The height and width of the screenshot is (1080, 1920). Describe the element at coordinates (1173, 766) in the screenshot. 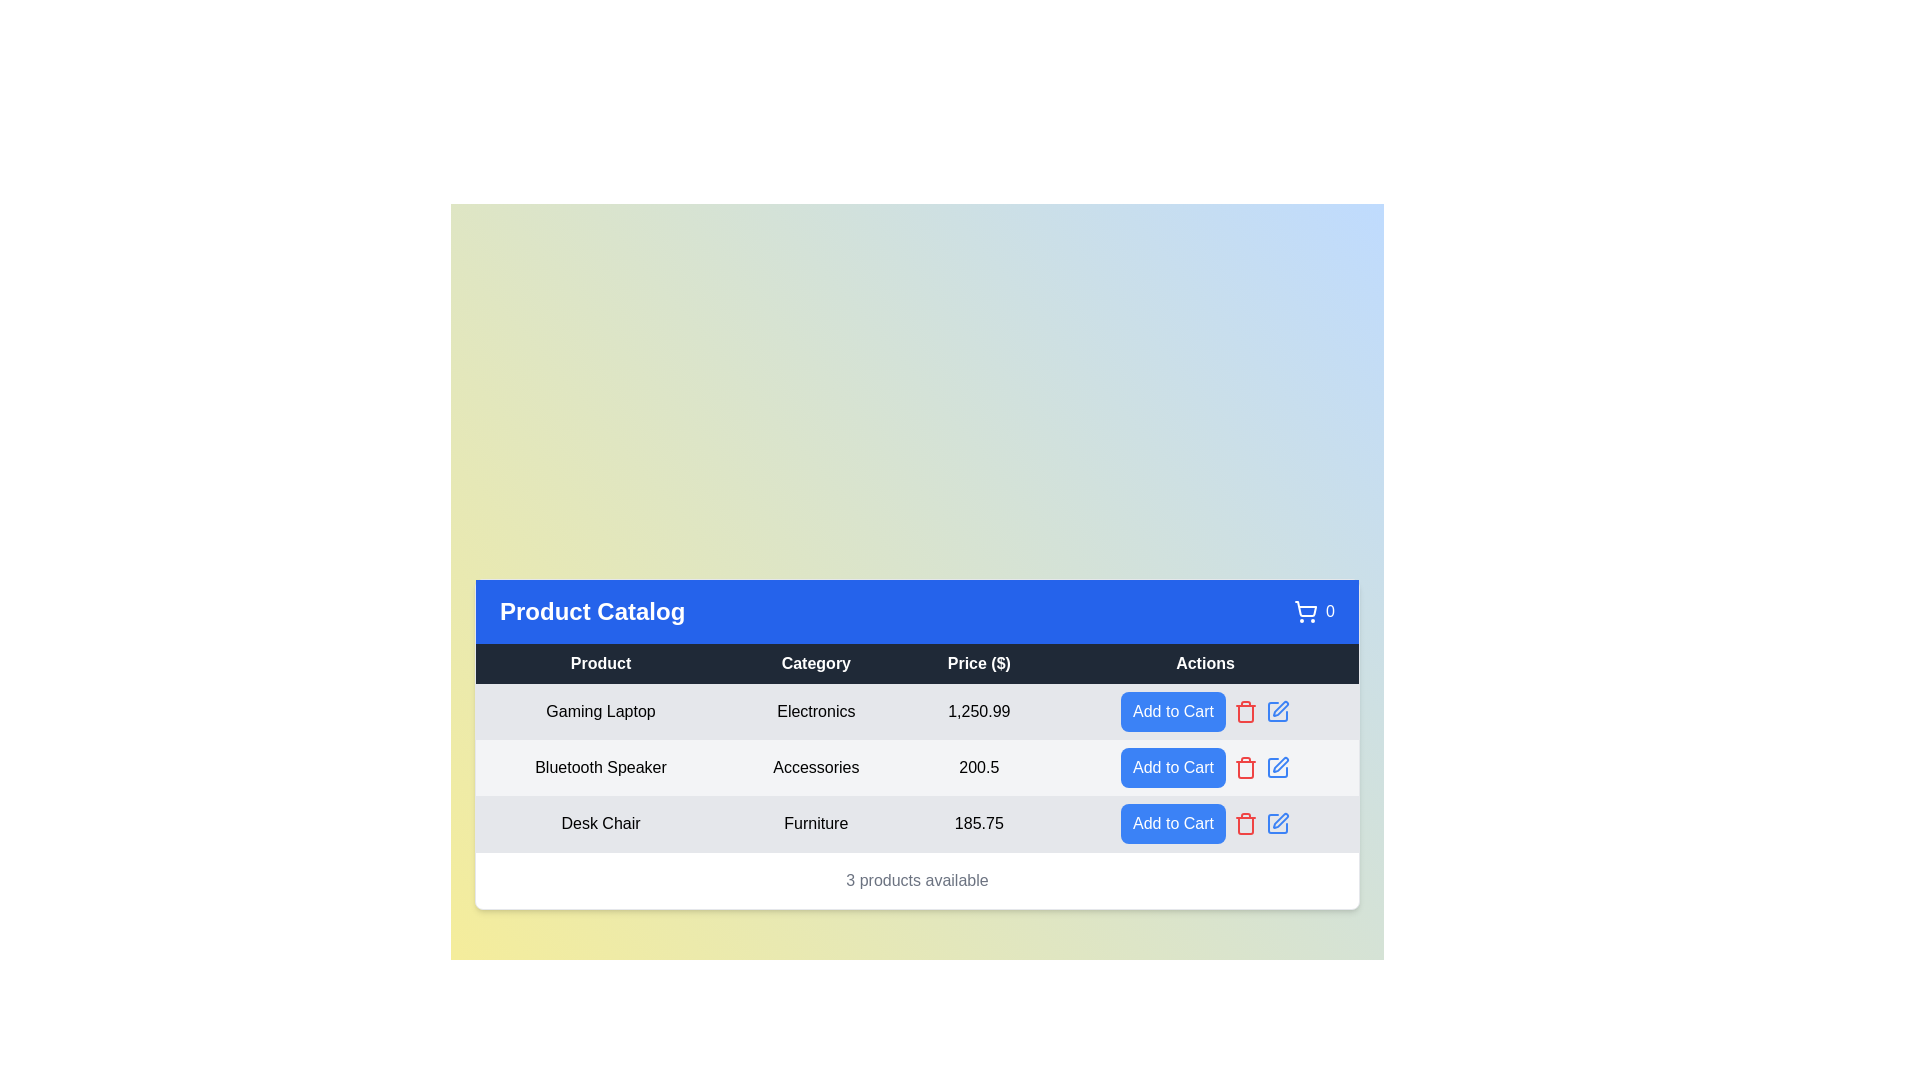

I see `the first button in the 'Actions' column of the second row` at that location.